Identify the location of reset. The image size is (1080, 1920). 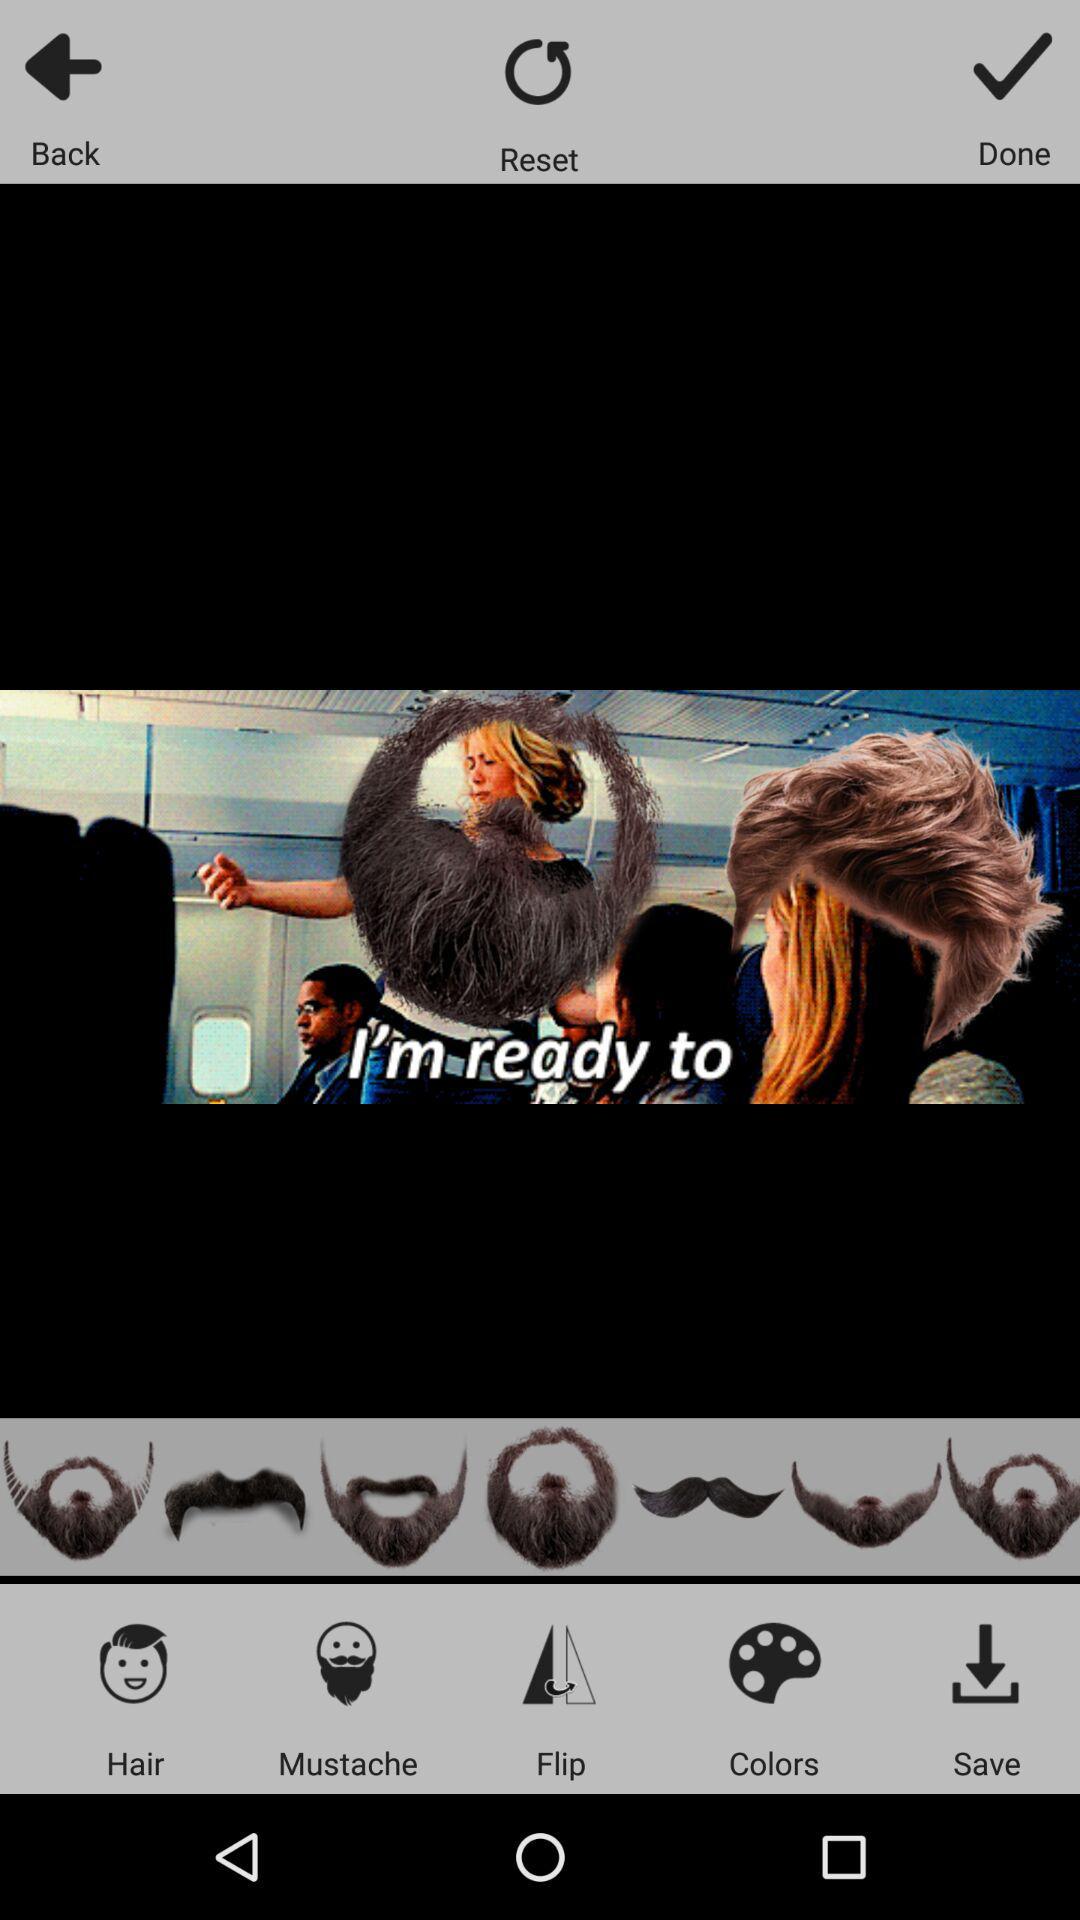
(538, 71).